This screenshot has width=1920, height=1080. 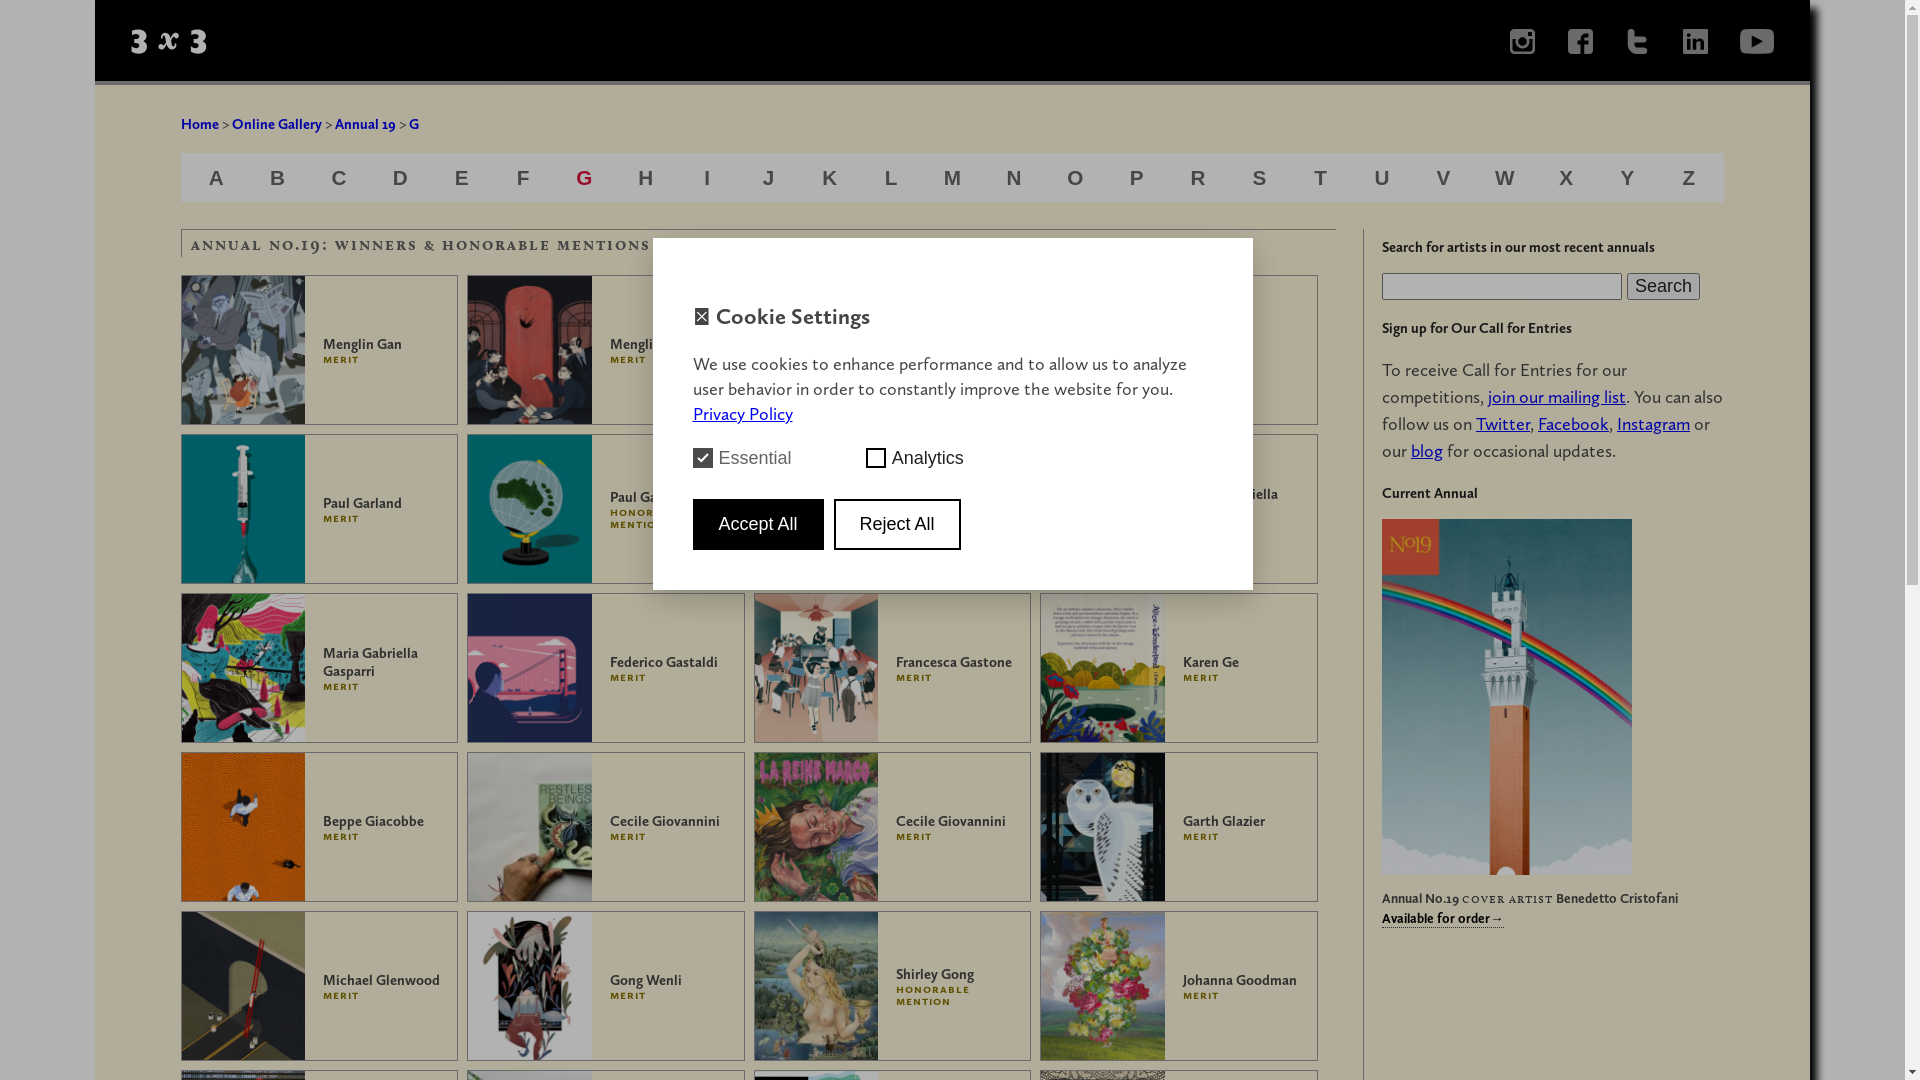 What do you see at coordinates (276, 123) in the screenshot?
I see `'Online Gallery'` at bounding box center [276, 123].